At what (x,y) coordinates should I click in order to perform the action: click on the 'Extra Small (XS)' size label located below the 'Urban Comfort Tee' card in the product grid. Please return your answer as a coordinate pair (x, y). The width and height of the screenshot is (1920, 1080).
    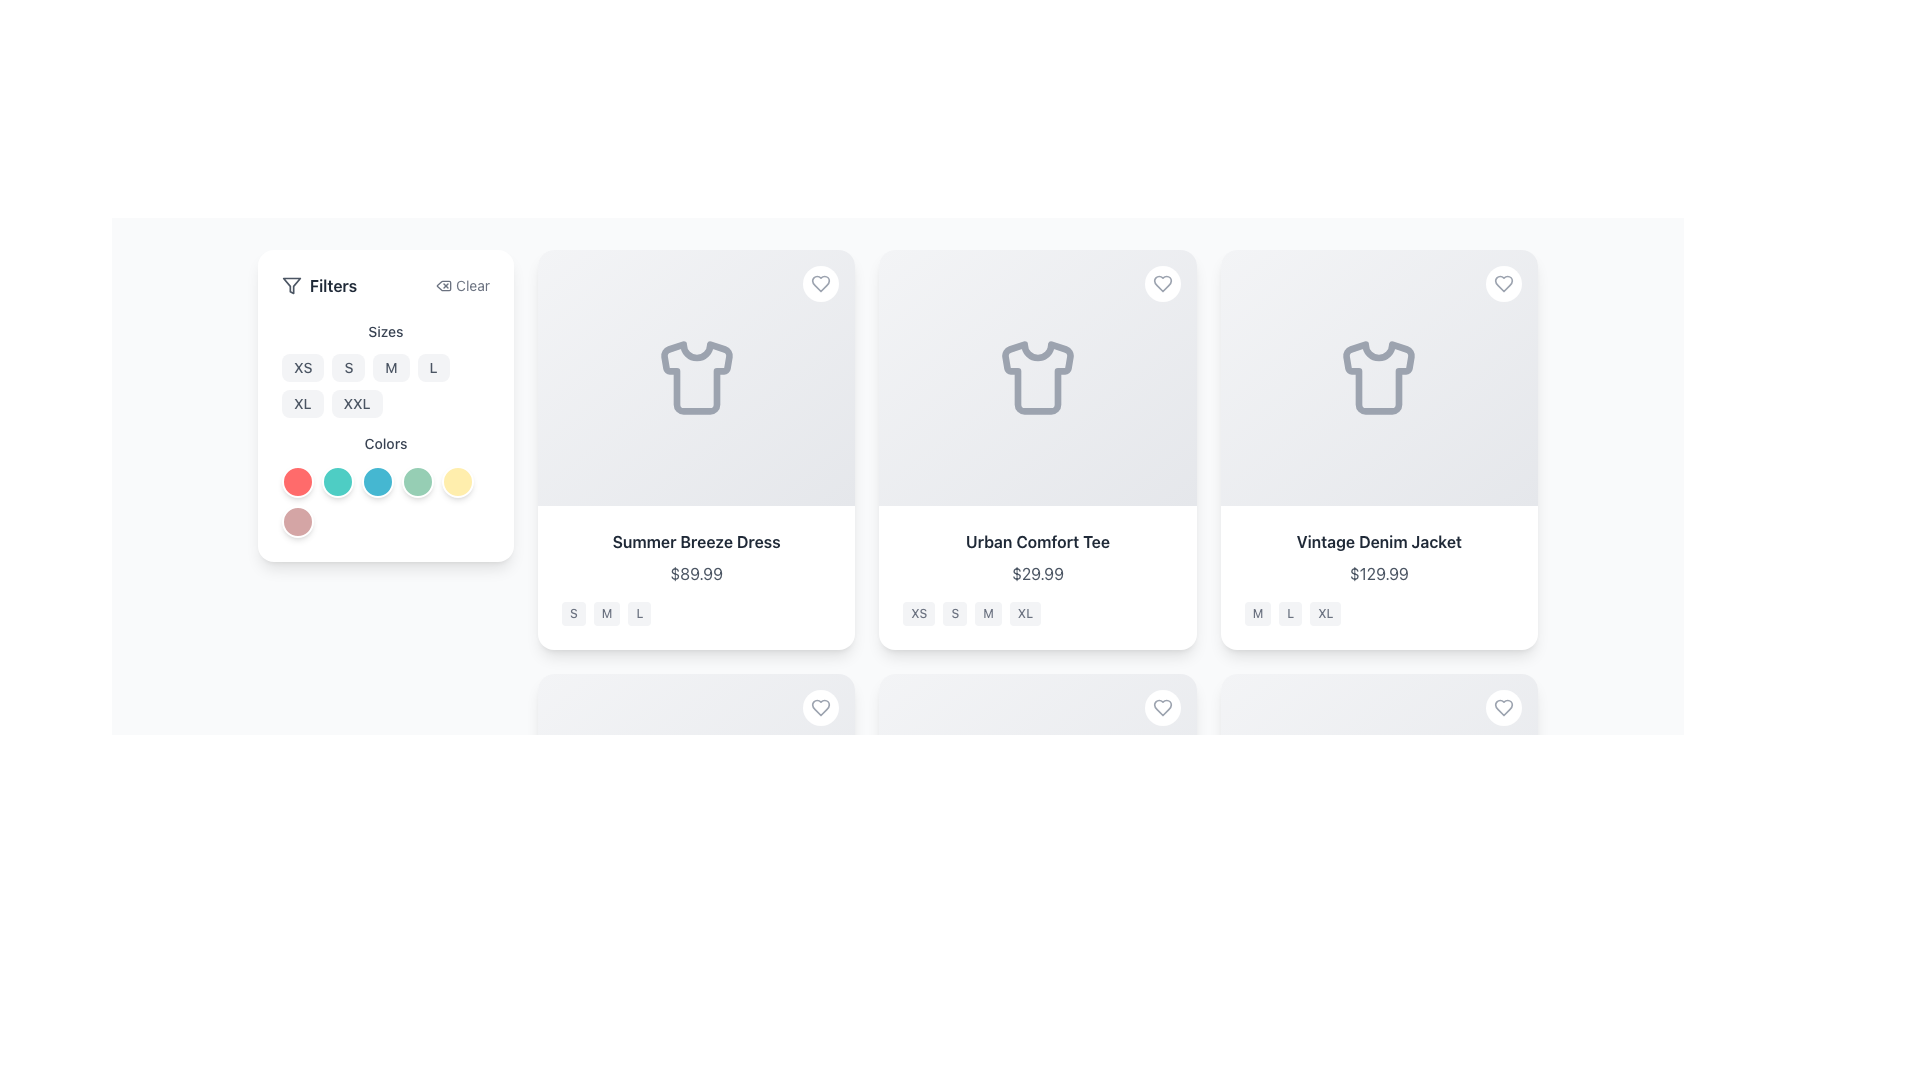
    Looking at the image, I should click on (918, 612).